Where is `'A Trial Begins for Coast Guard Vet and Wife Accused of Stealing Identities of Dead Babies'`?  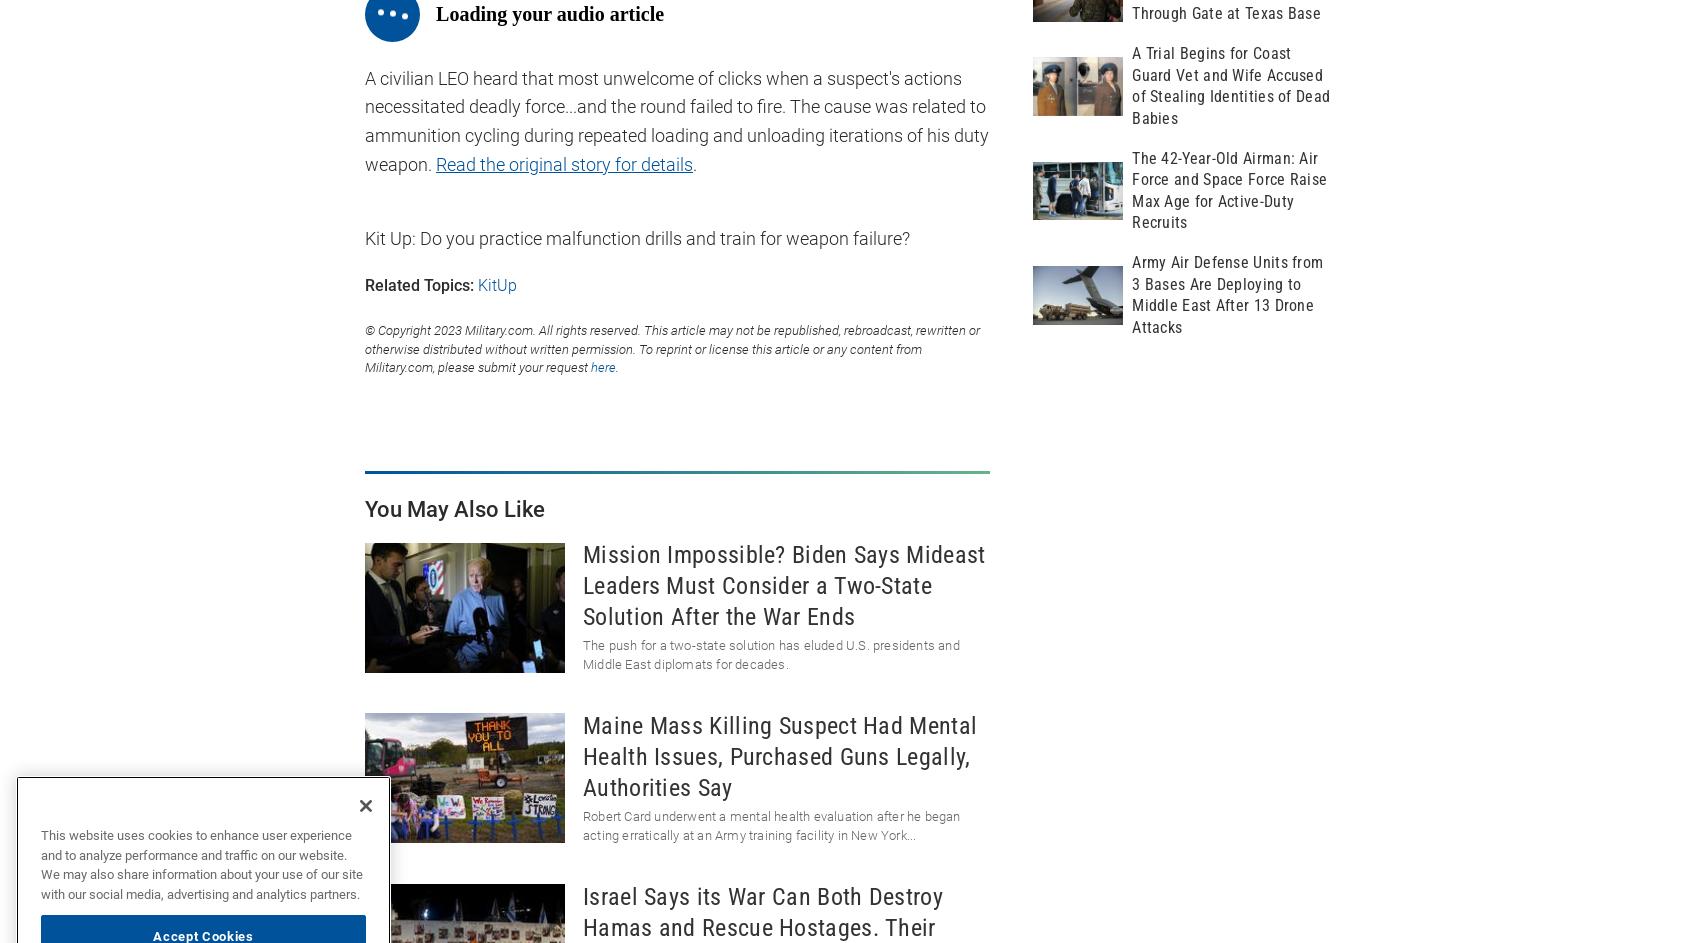 'A Trial Begins for Coast Guard Vet and Wife Accused of Stealing Identities of Dead Babies' is located at coordinates (1229, 84).